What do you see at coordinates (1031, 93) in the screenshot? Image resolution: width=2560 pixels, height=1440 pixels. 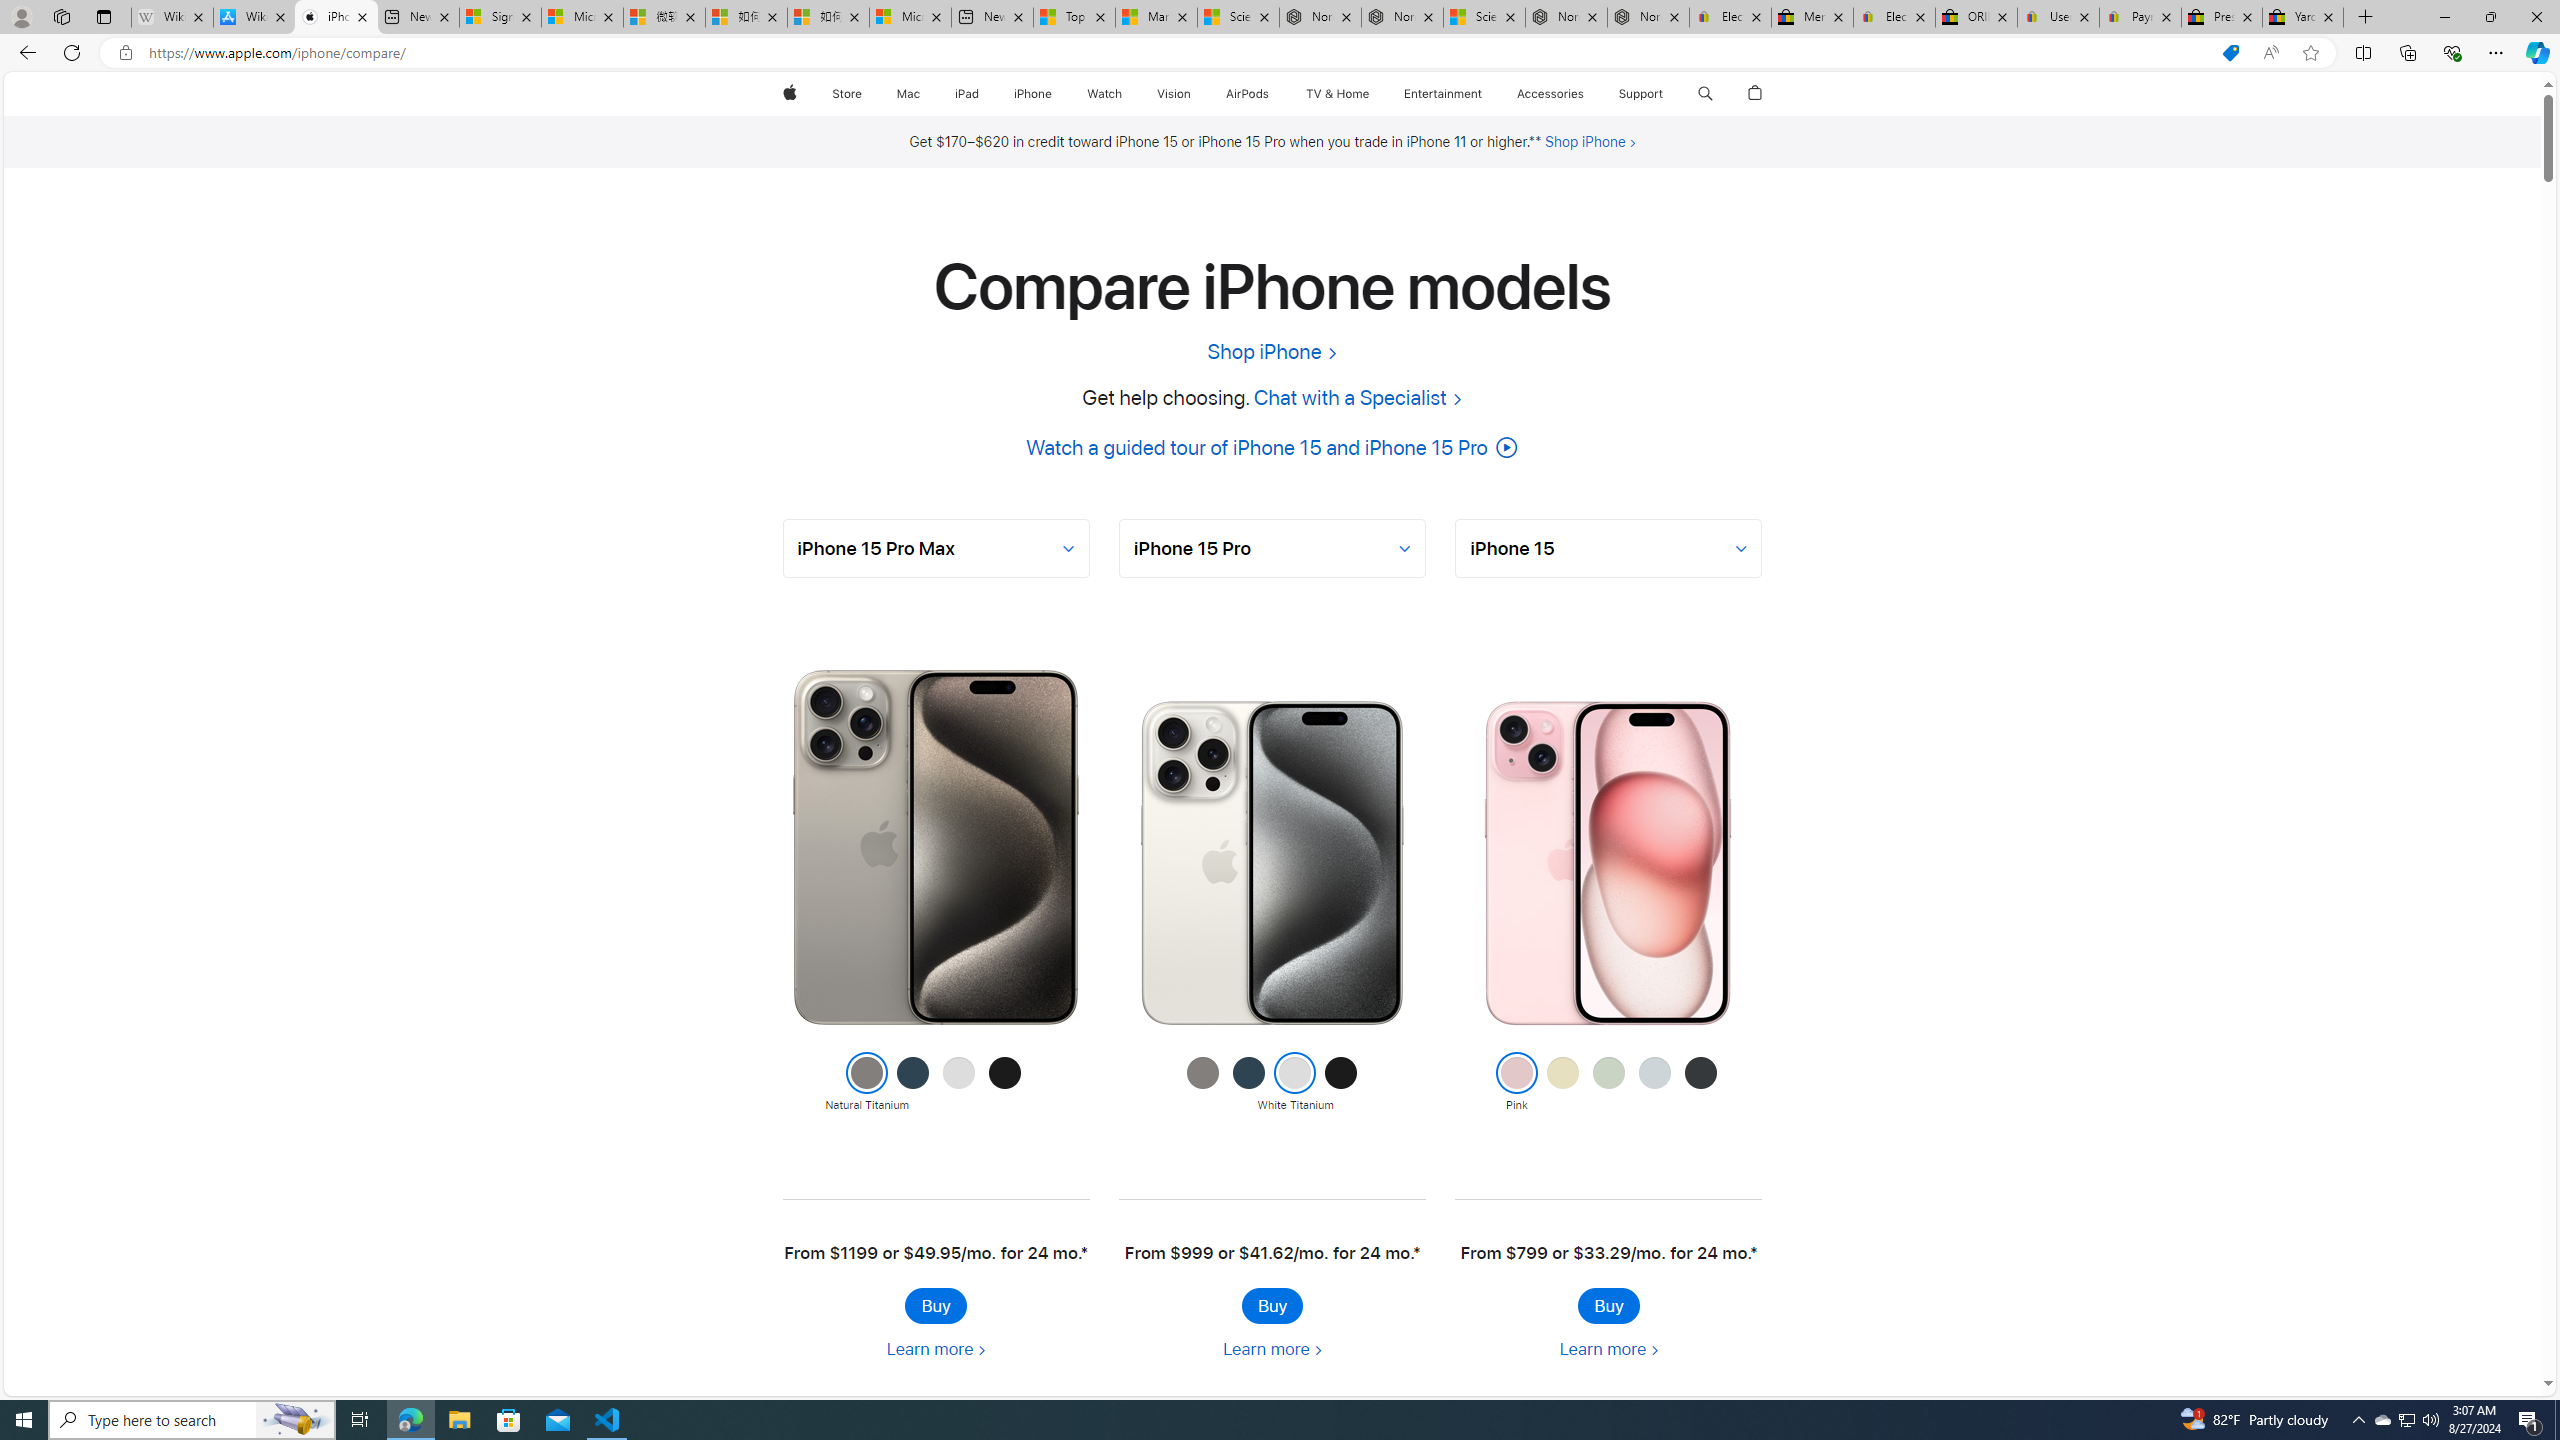 I see `'iPhone'` at bounding box center [1031, 93].